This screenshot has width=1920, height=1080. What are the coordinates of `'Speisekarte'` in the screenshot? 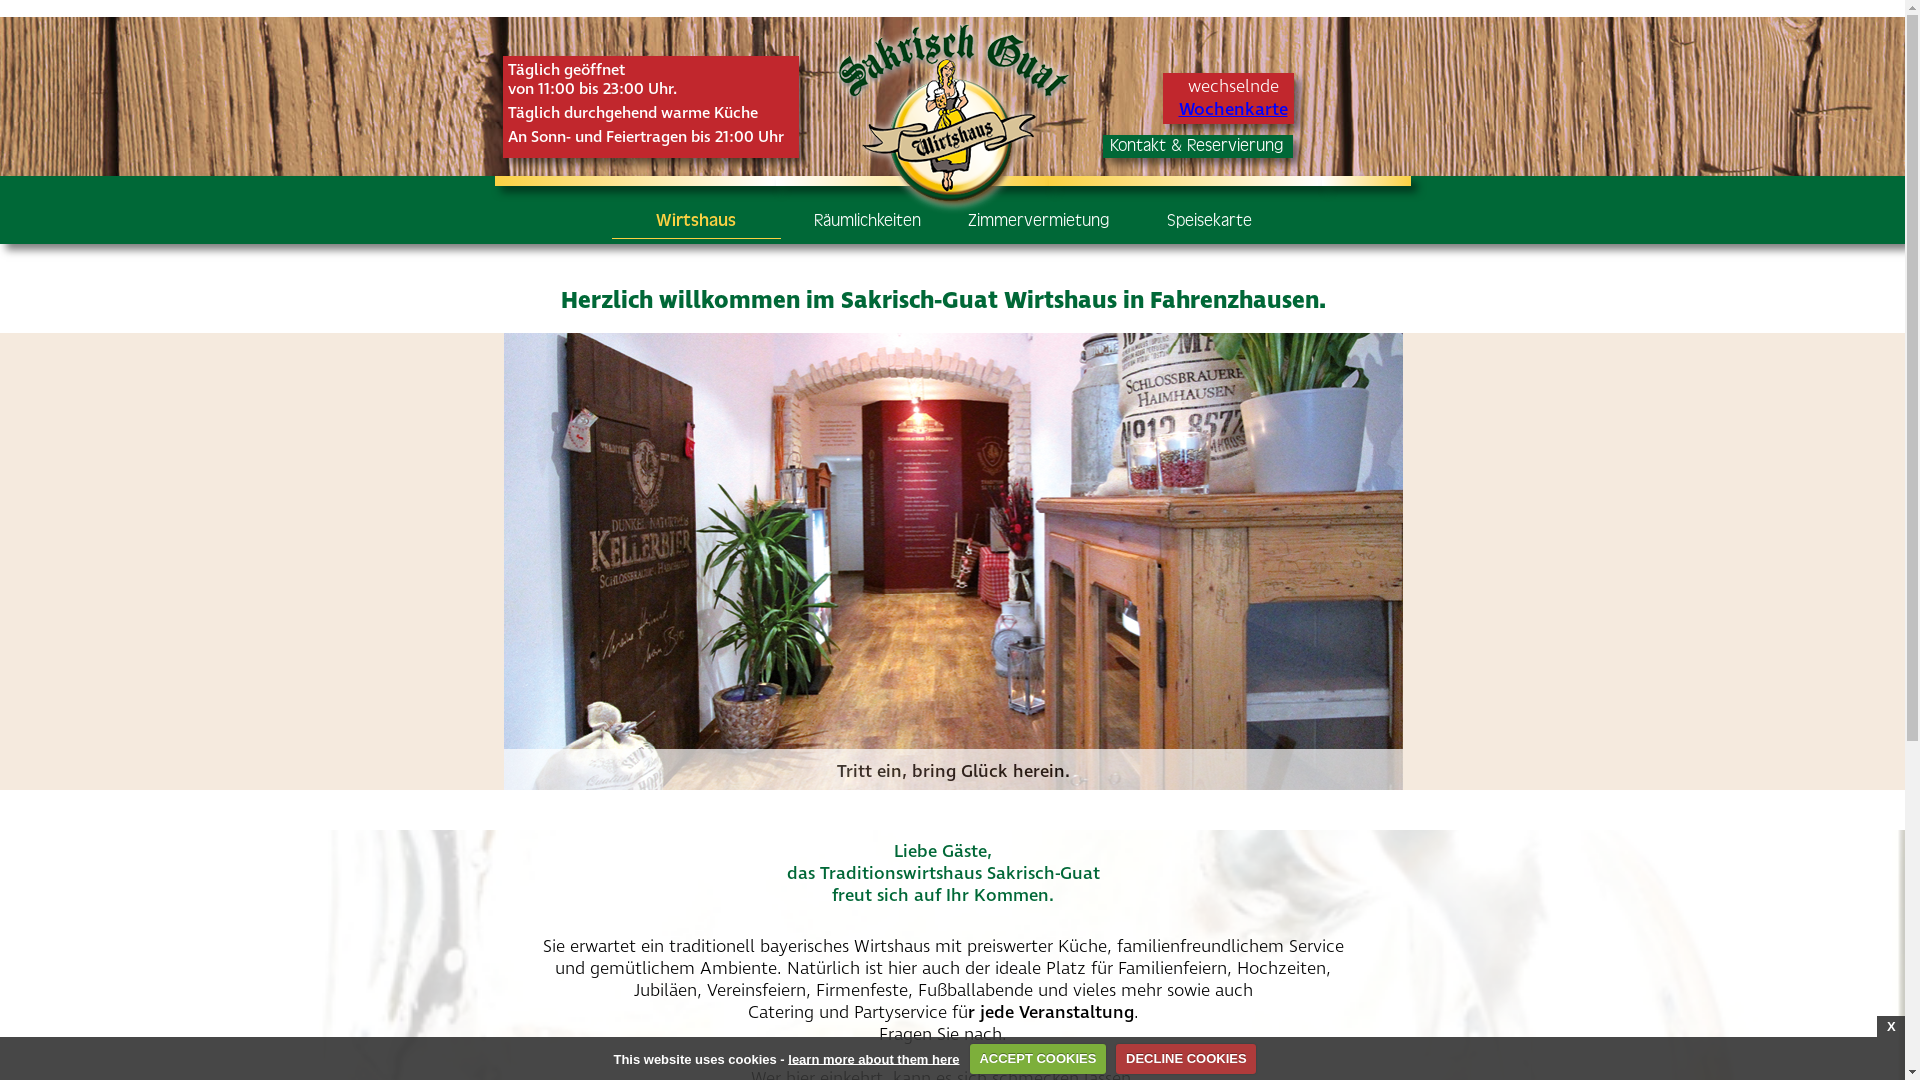 It's located at (1207, 220).